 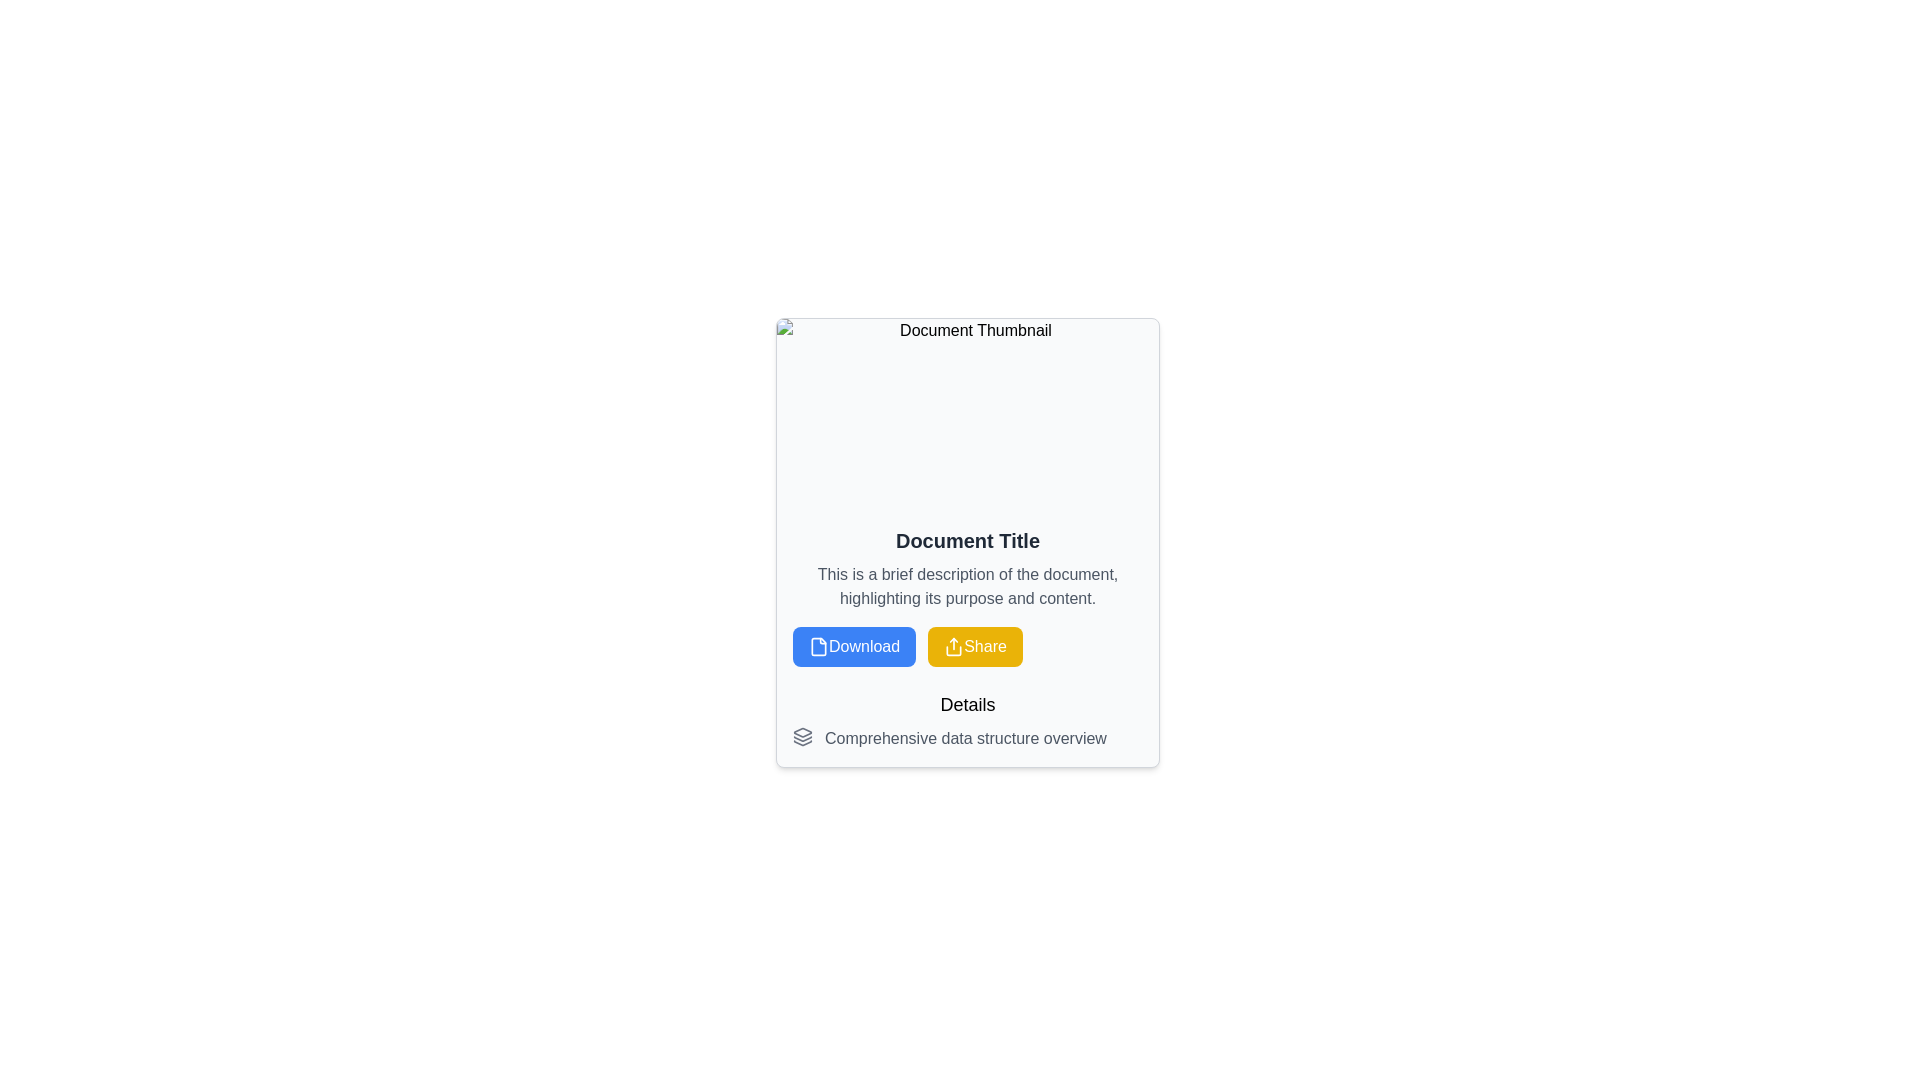 What do you see at coordinates (802, 736) in the screenshot?
I see `the small illustrative icon displayed in a gray tone, which is positioned to the left of the text 'Comprehensive data structure overview' near the bottom of the card-like layout` at bounding box center [802, 736].